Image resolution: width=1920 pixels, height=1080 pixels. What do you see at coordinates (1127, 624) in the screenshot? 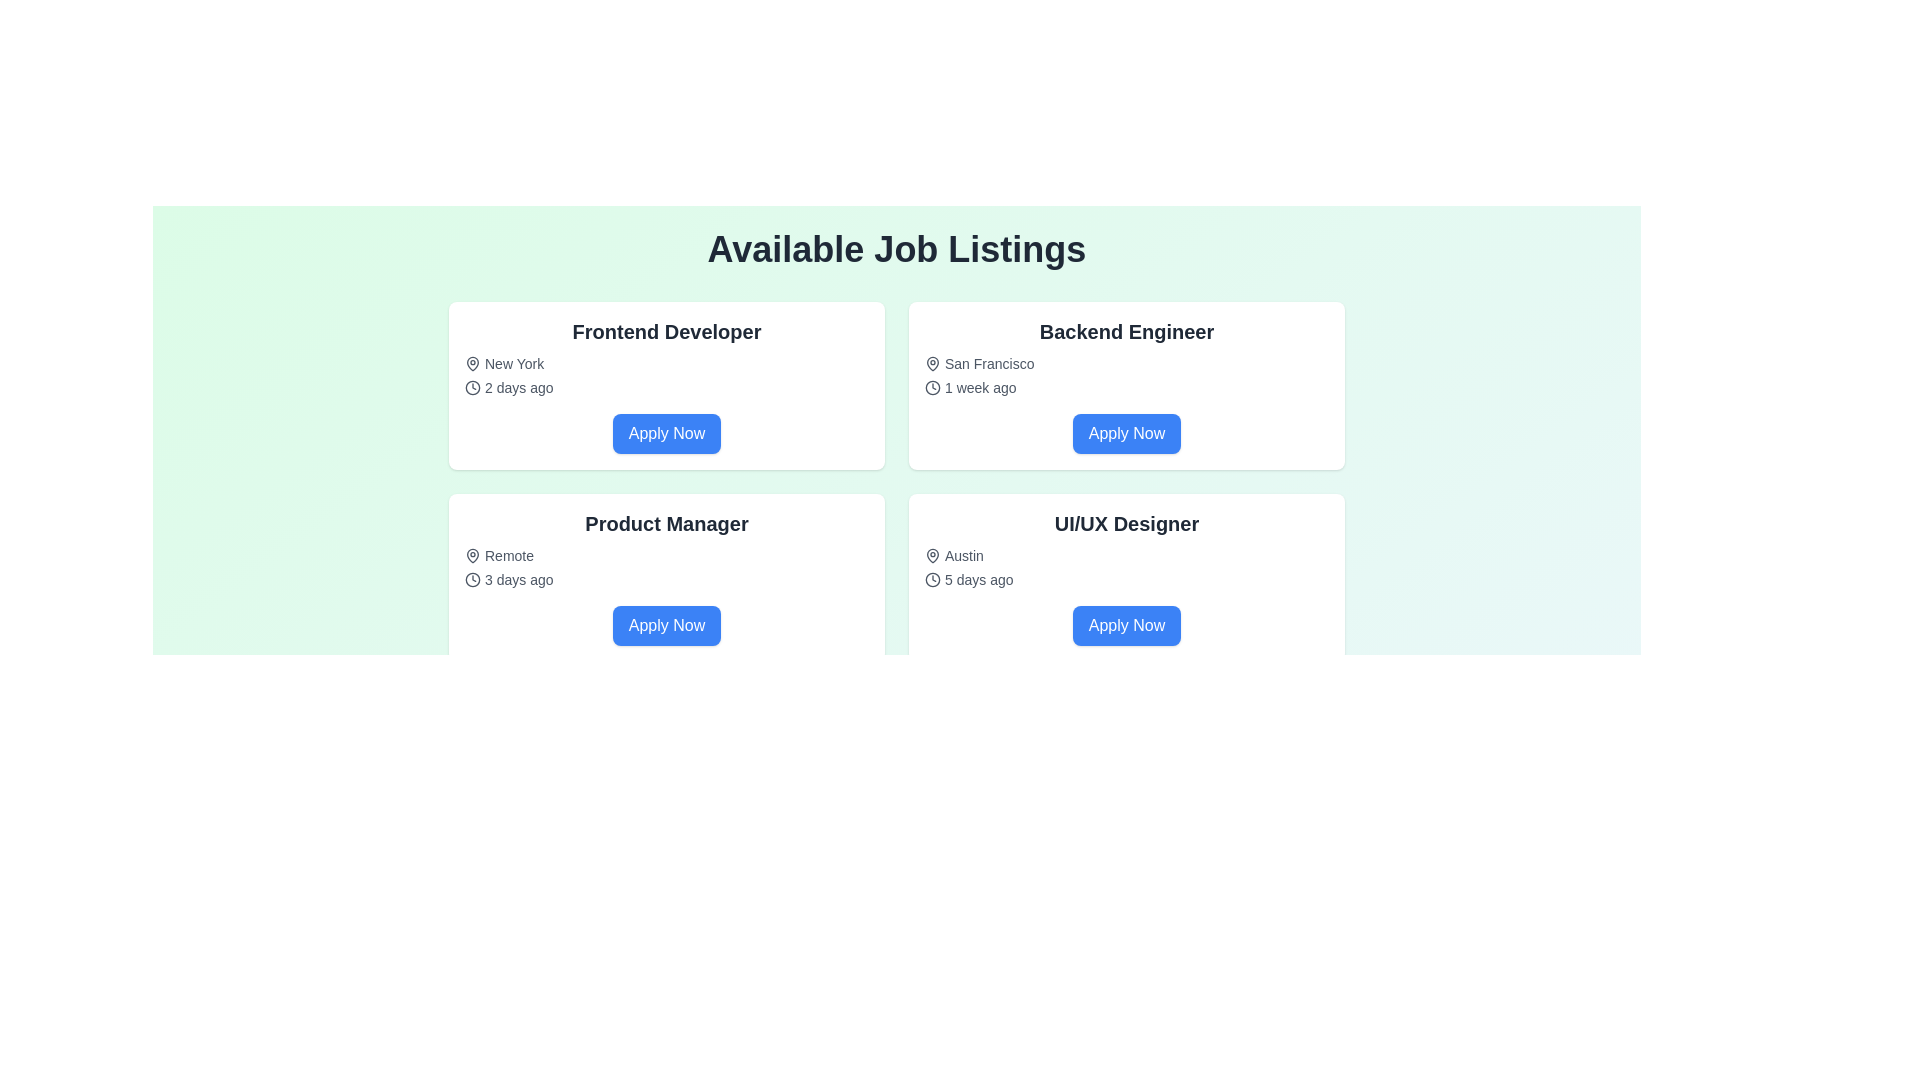
I see `the 'Apply Now' button with white text on a blue background located in the bottom-right corner of the 'UI/UX Designer' job listing card to apply for the job` at bounding box center [1127, 624].